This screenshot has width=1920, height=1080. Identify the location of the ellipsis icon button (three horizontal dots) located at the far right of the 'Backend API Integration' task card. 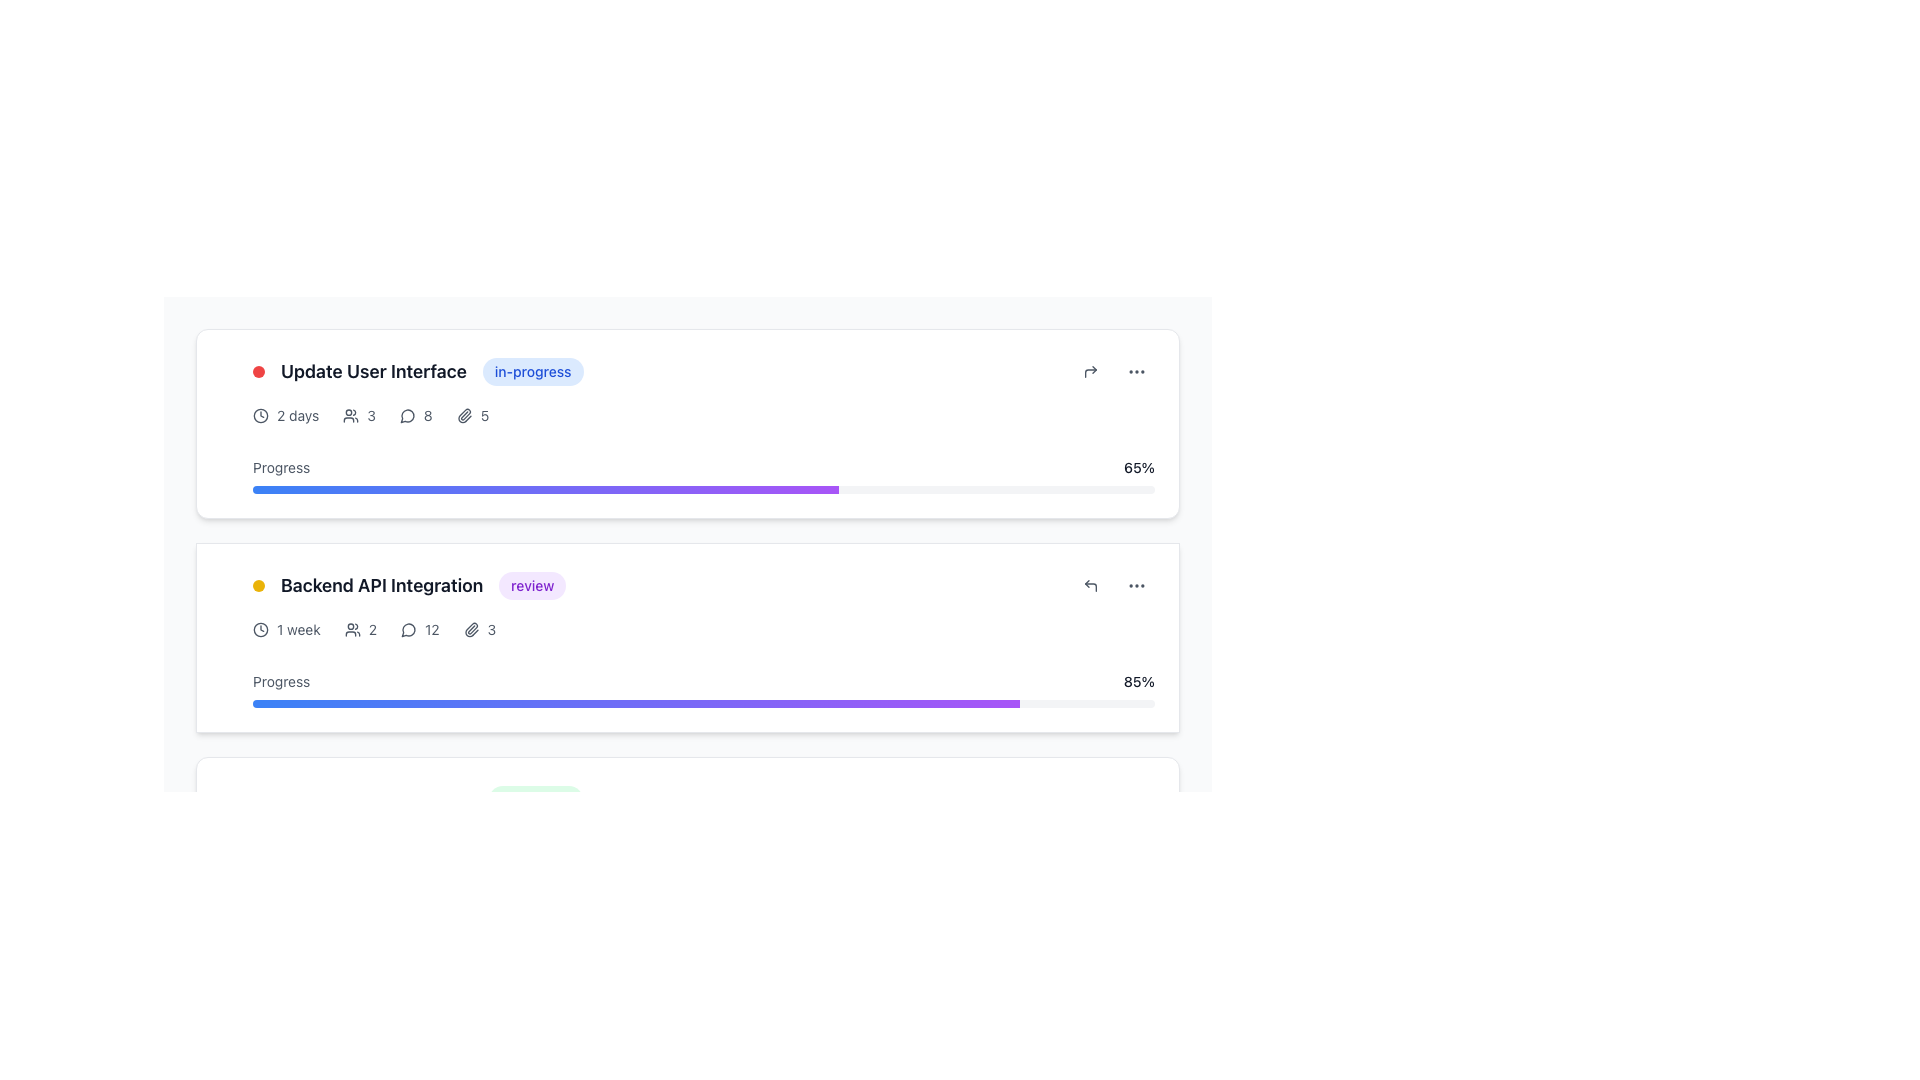
(1137, 585).